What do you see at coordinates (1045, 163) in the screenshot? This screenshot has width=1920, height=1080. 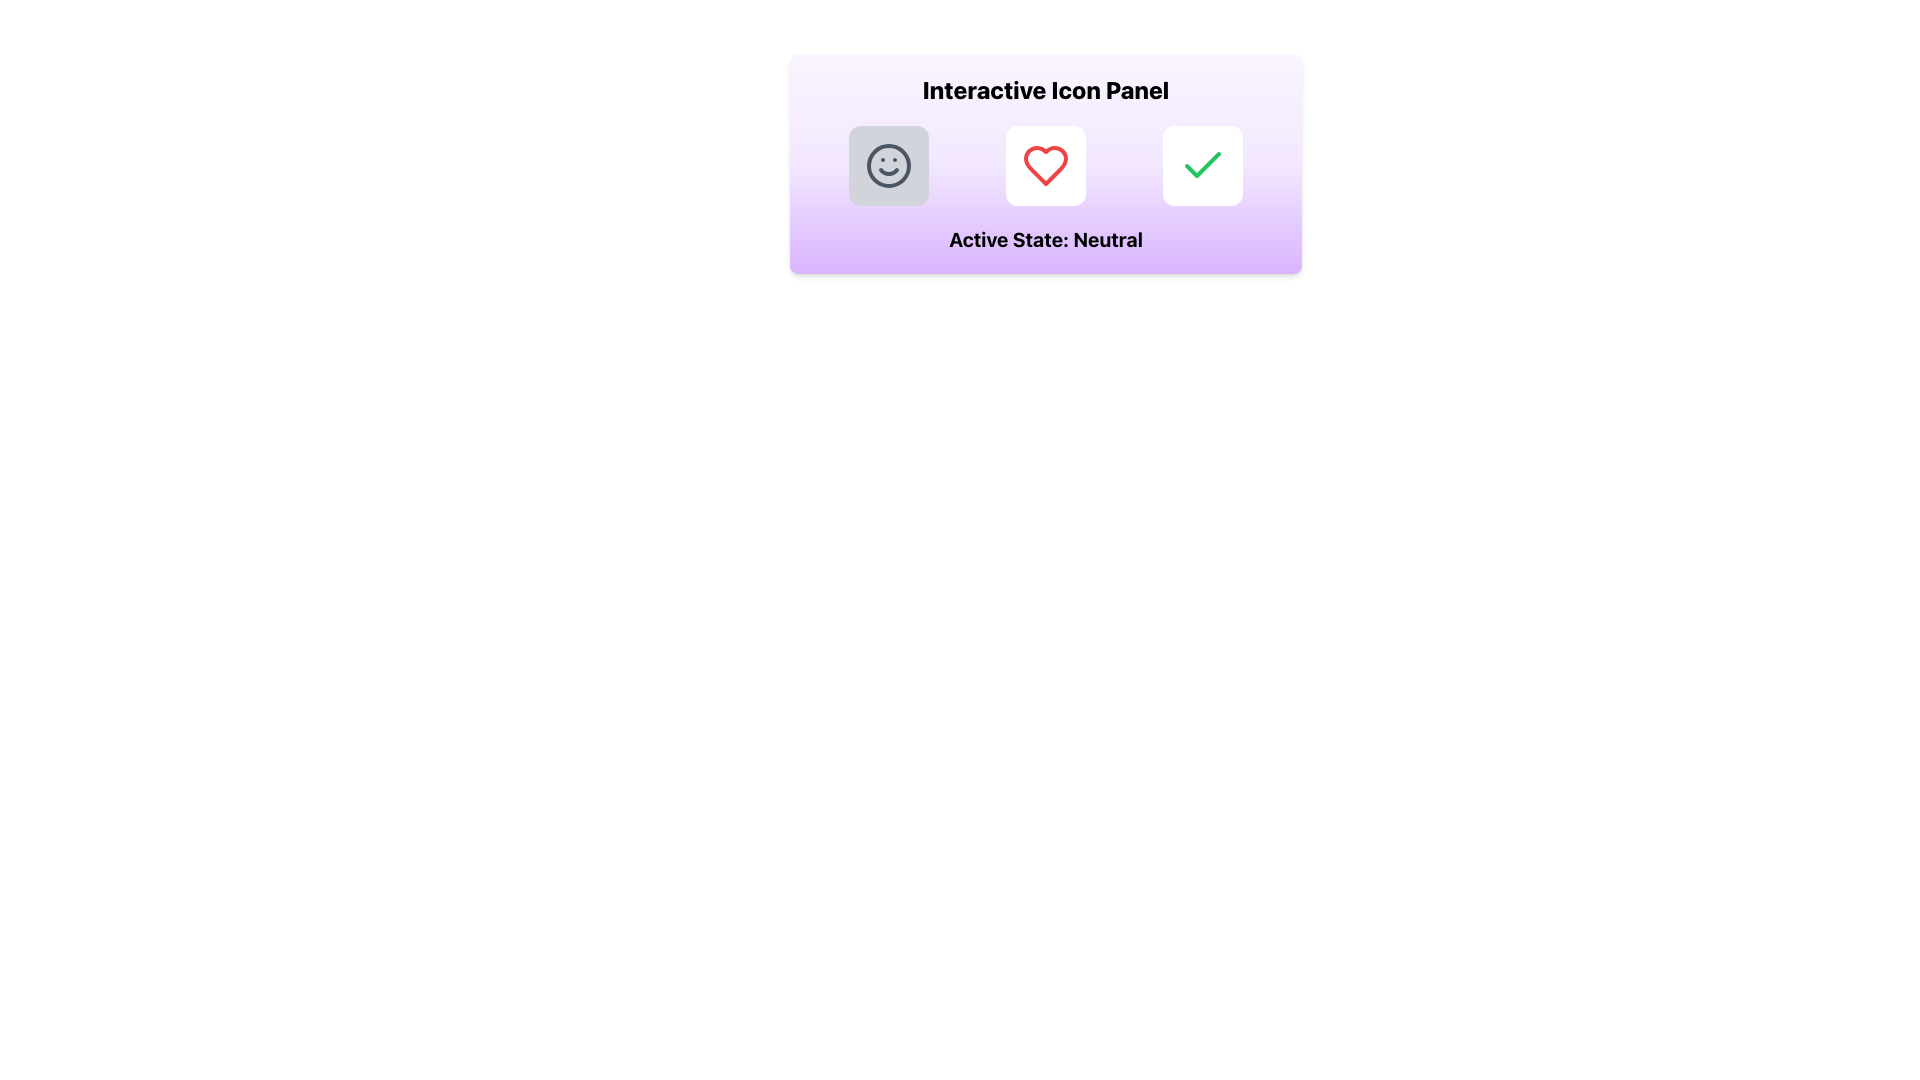 I see `the highlighted heart icon button in the Interactive Icon Panel` at bounding box center [1045, 163].